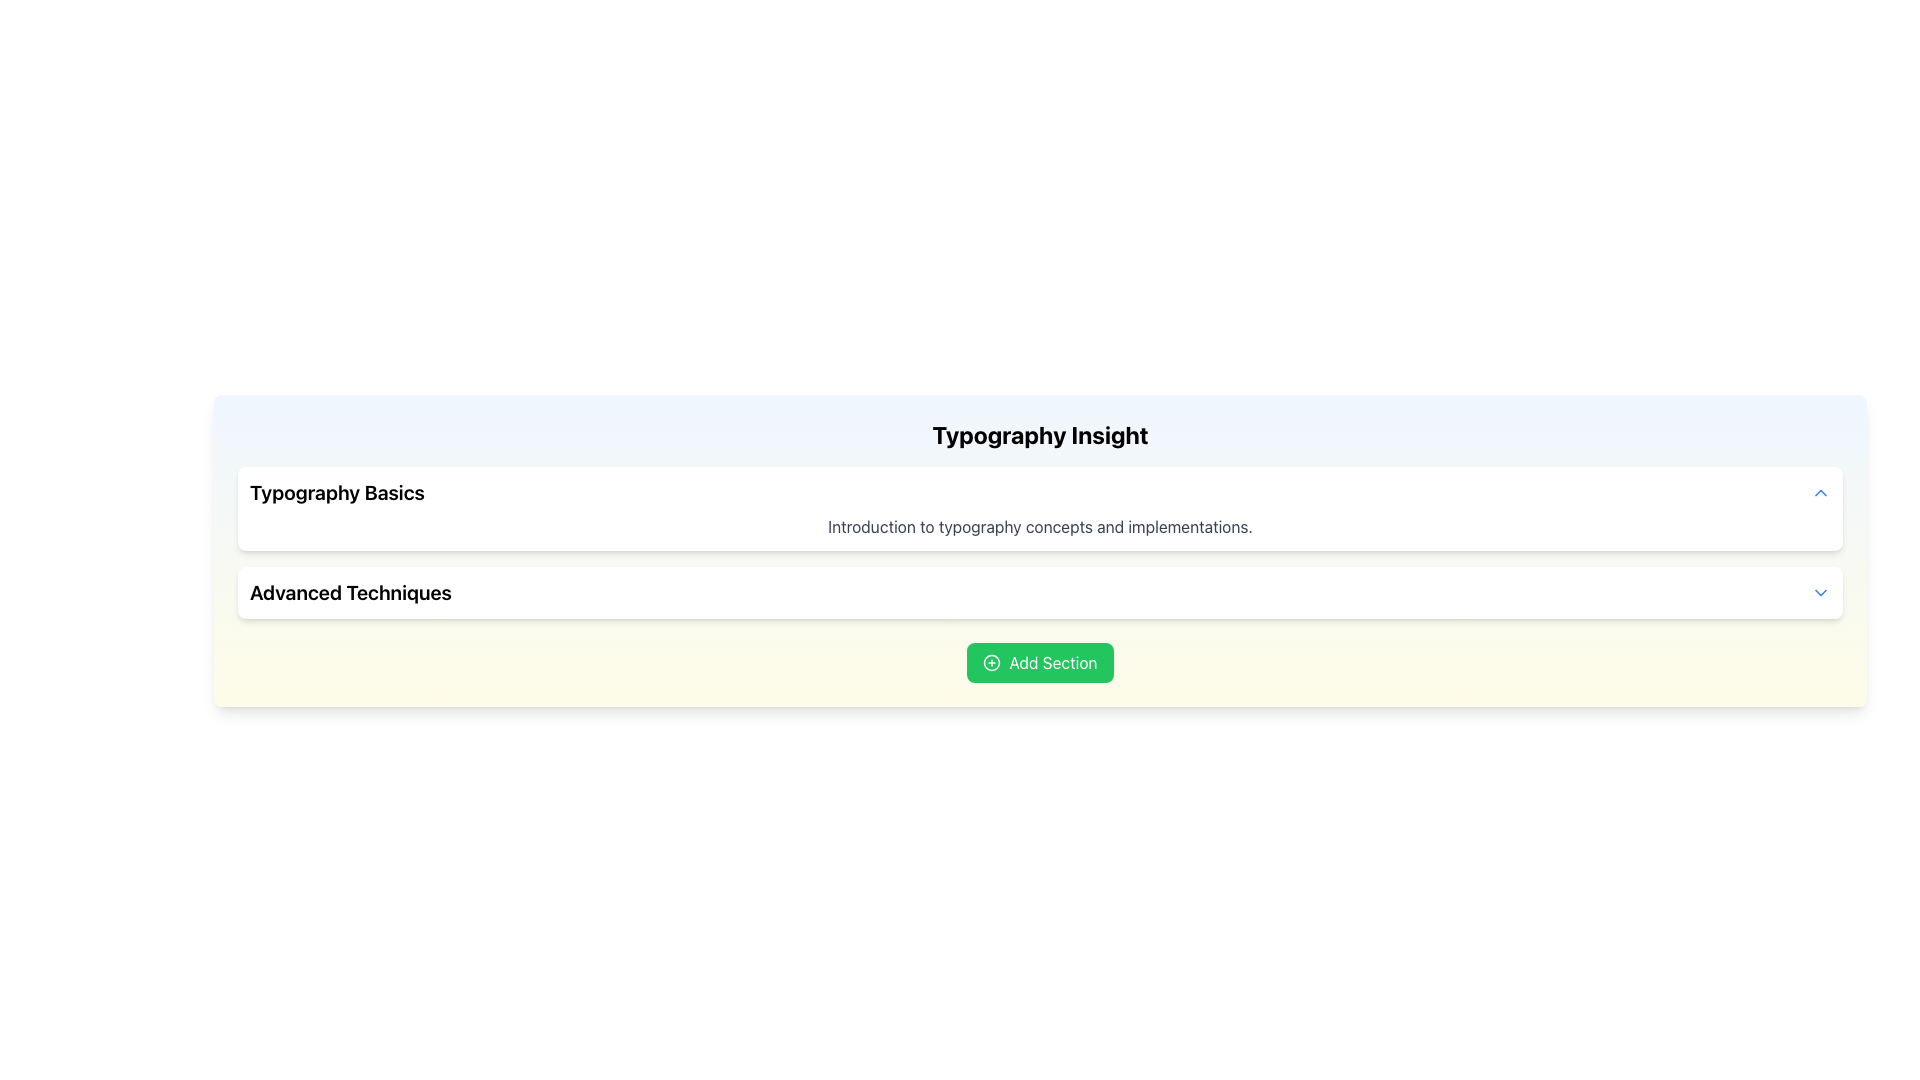 This screenshot has width=1920, height=1080. What do you see at coordinates (1040, 434) in the screenshot?
I see `the static text element reading 'Typography Insight', which is displayed prominently in a bold and large font within a light gradient background header` at bounding box center [1040, 434].